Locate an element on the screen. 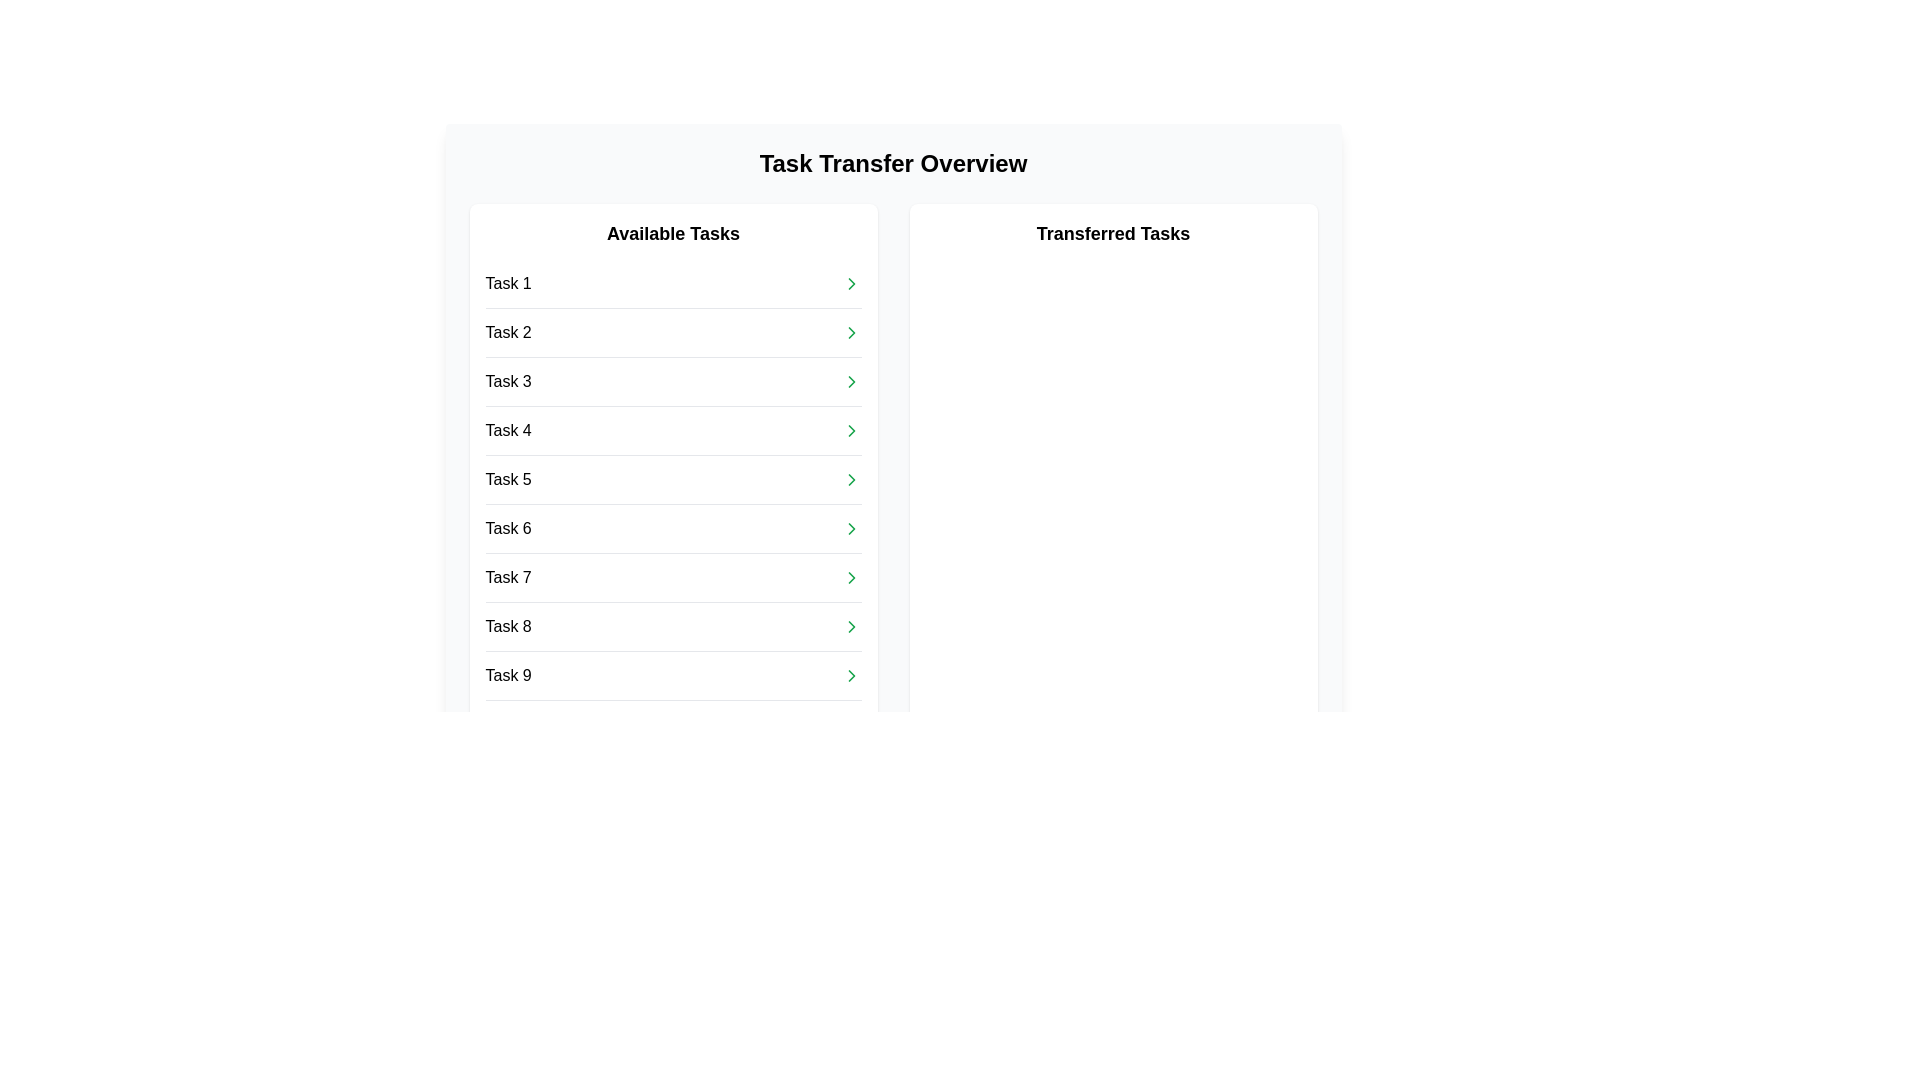  the text label displaying 'Task 4' in the list of 'Available Tasks', which is the fourth item in the vertical arrangement is located at coordinates (508, 430).